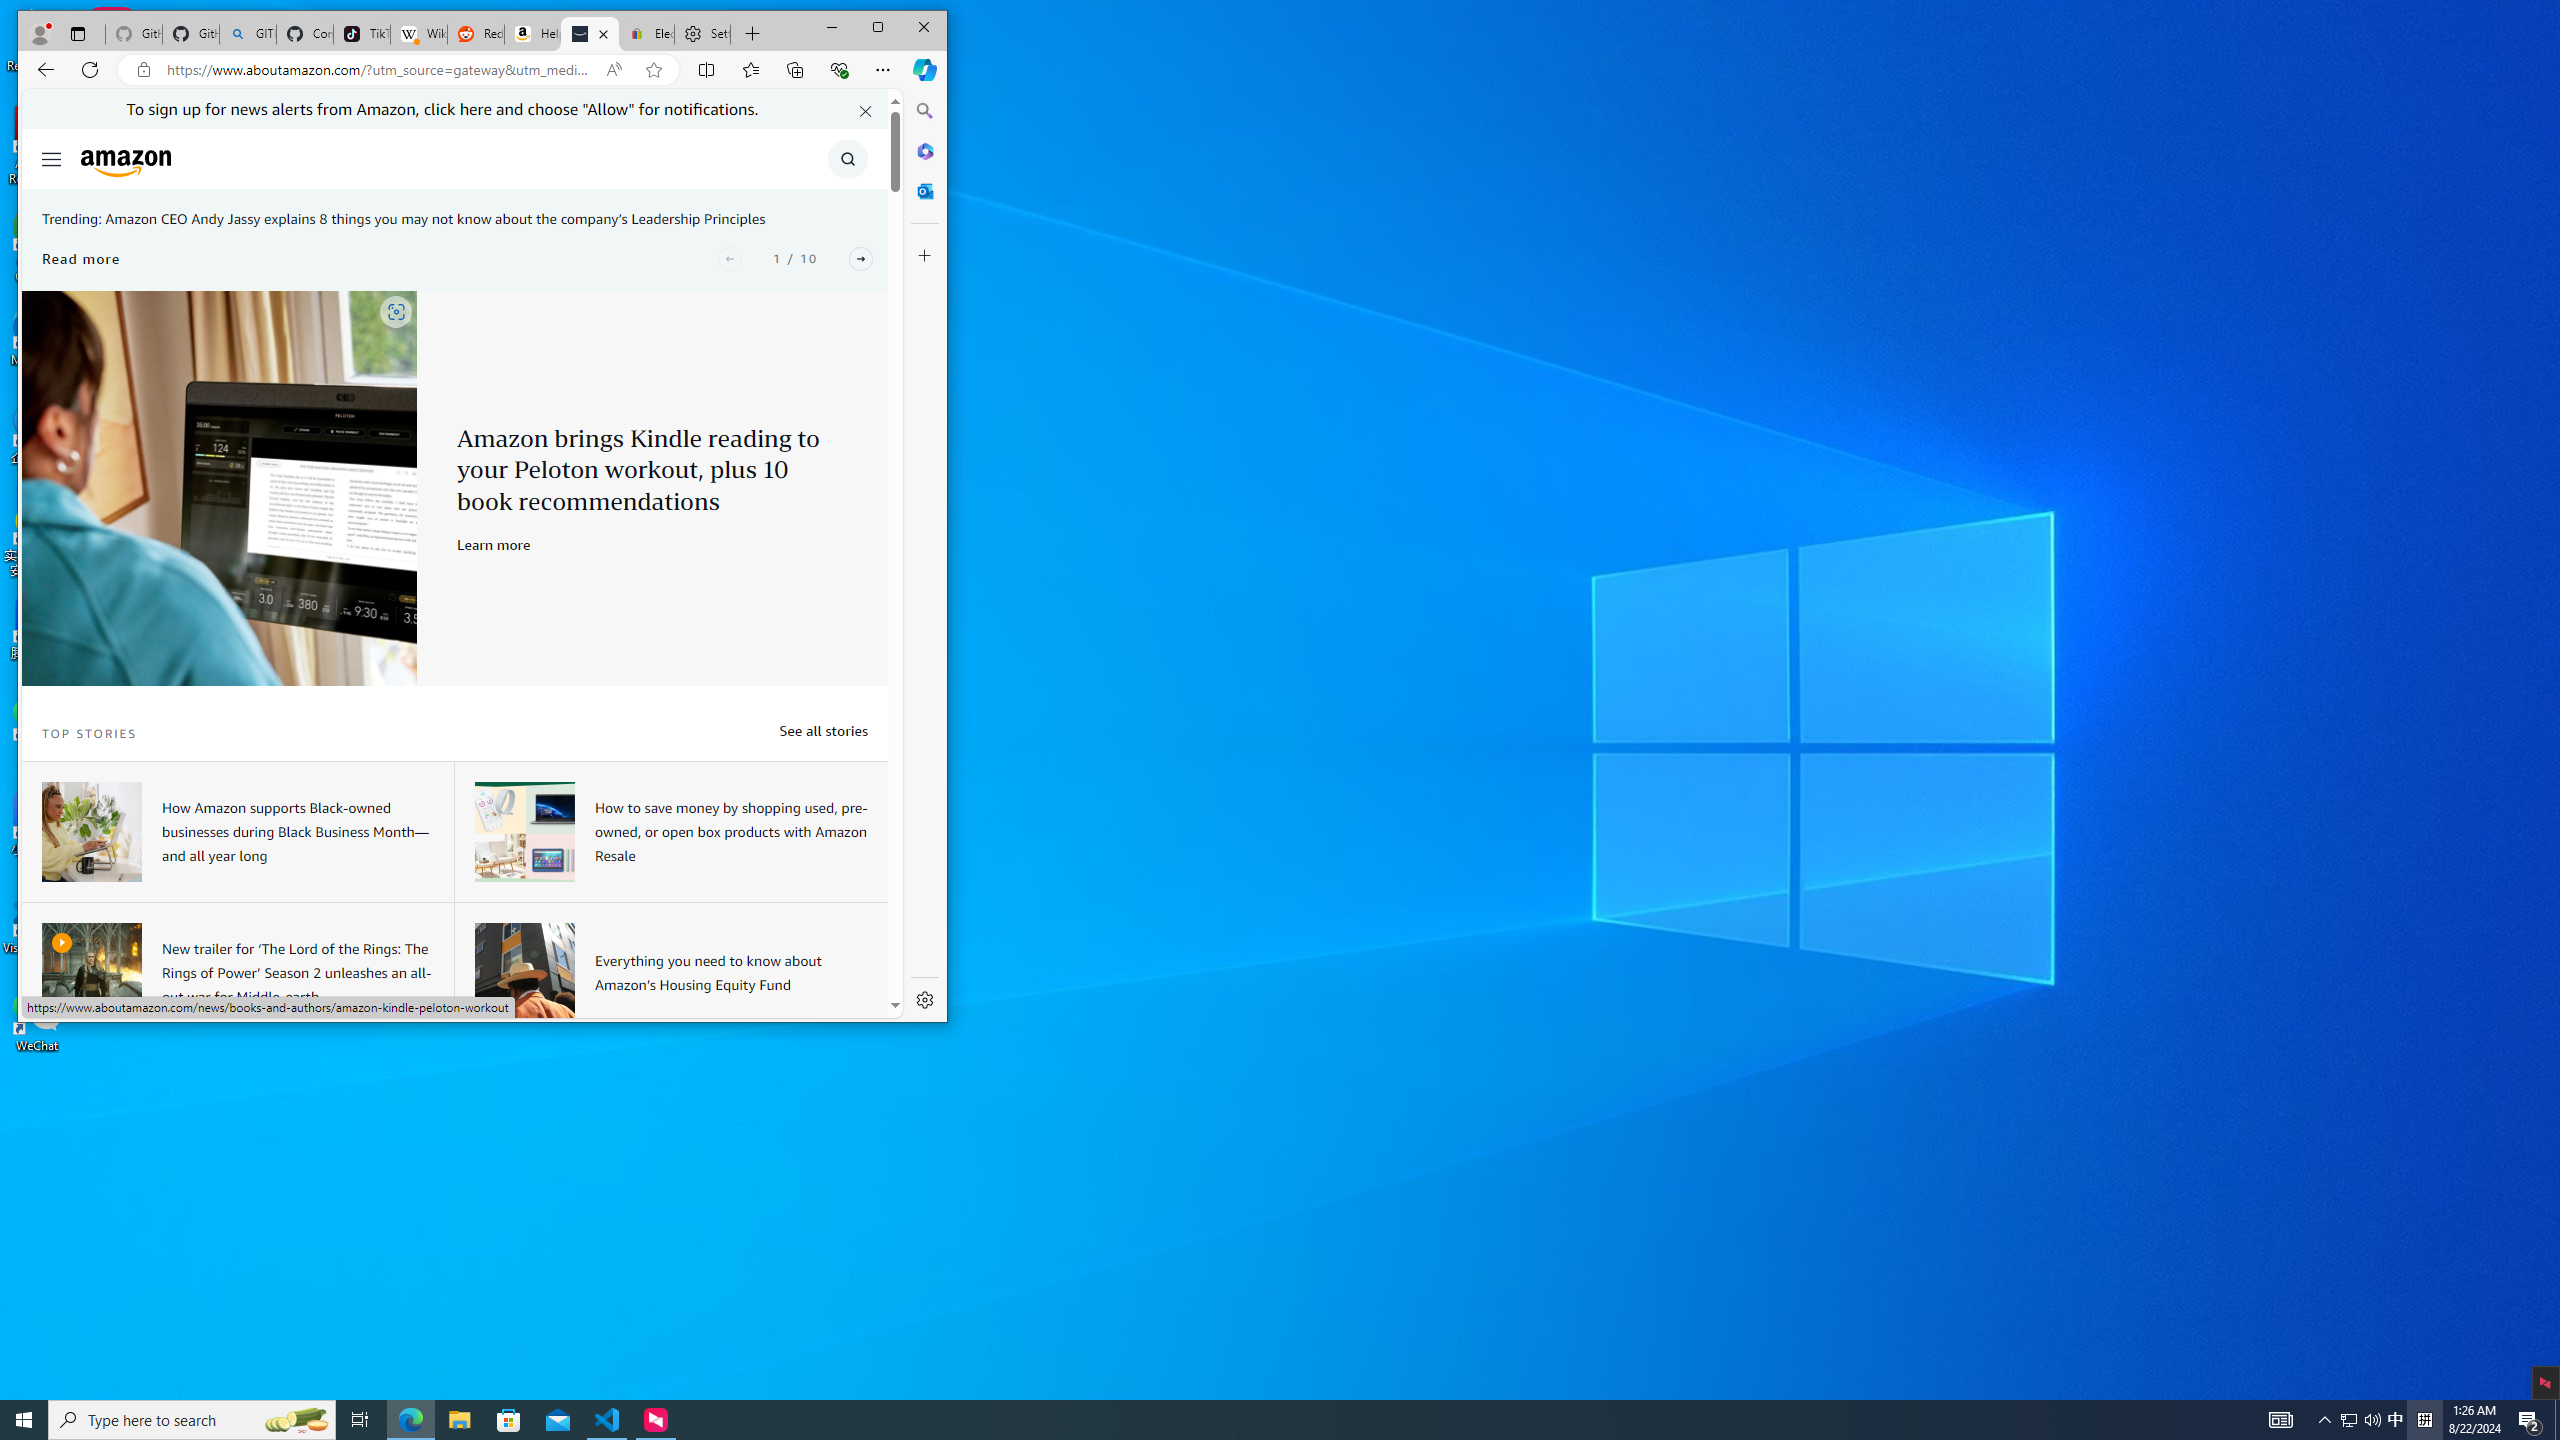 The image size is (2560, 1440). I want to click on 'Reddit - Dive into anything', so click(473, 34).